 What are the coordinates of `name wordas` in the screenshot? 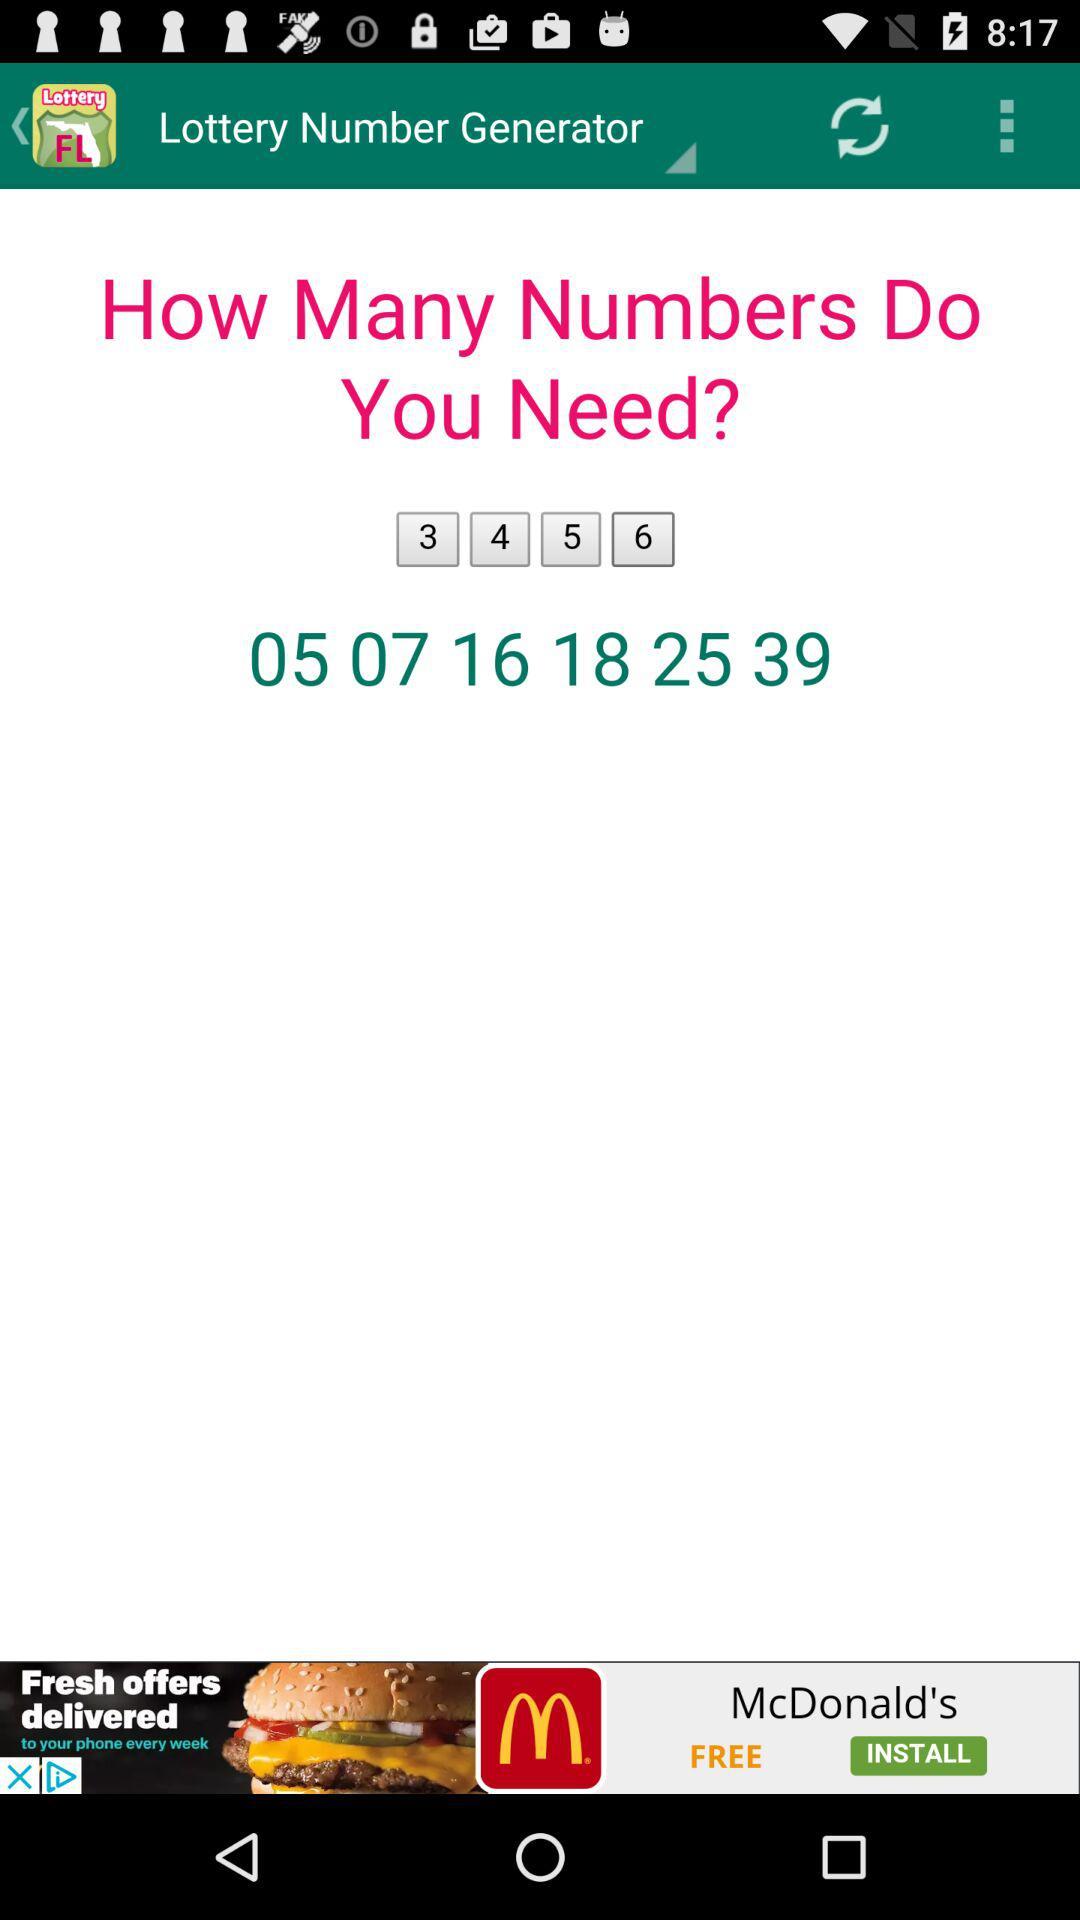 It's located at (540, 924).